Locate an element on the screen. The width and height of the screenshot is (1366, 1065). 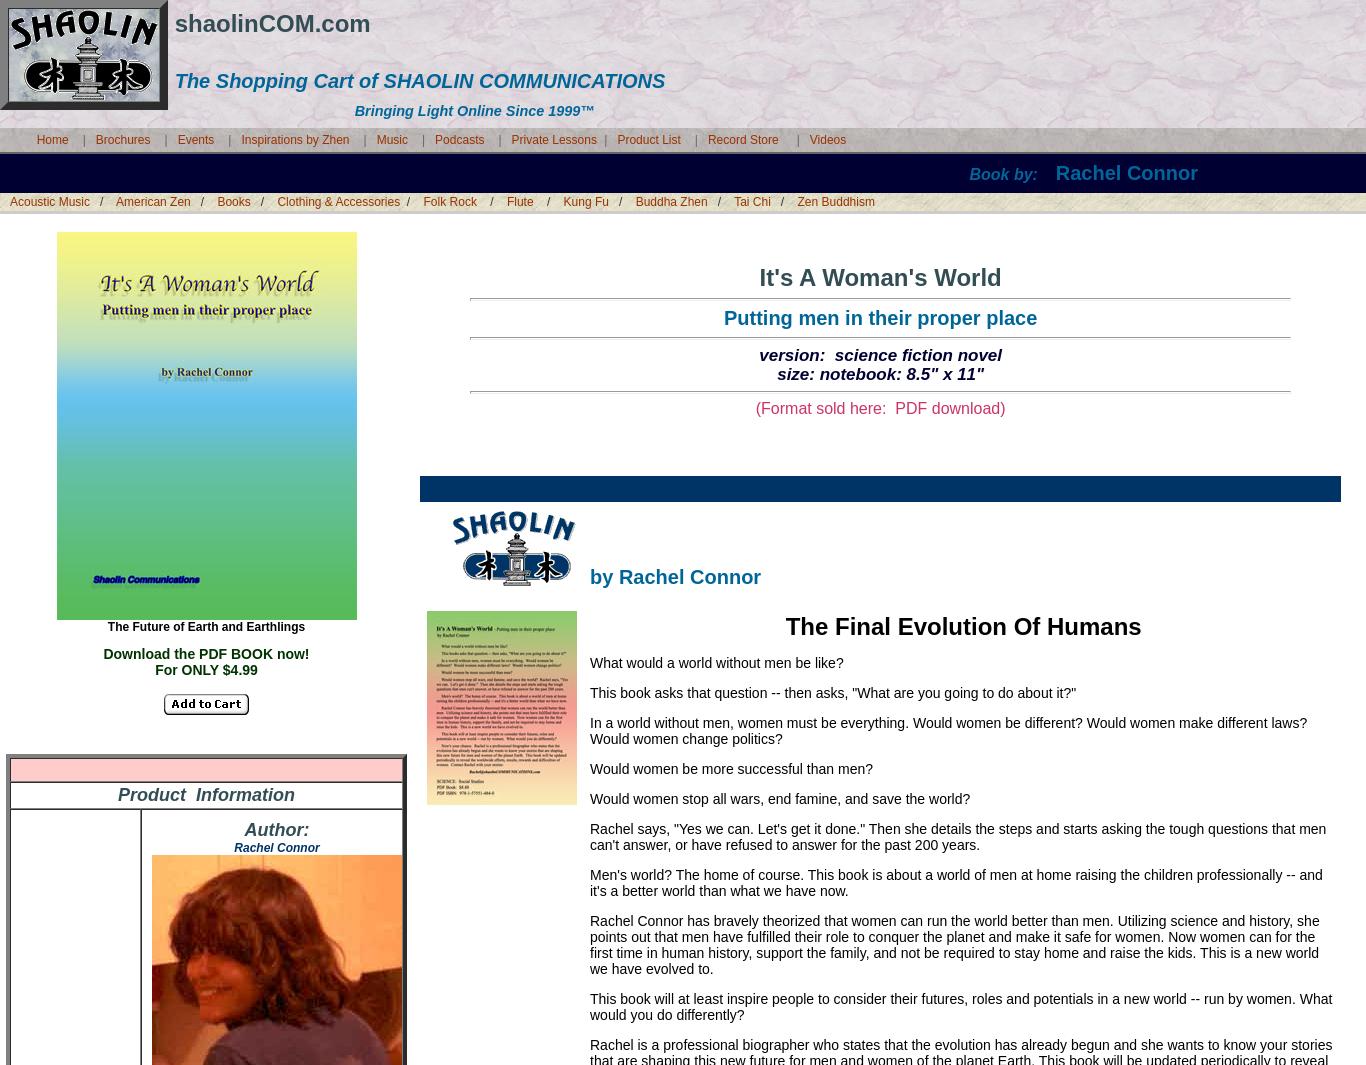
'Tai Chi' is located at coordinates (751, 201).